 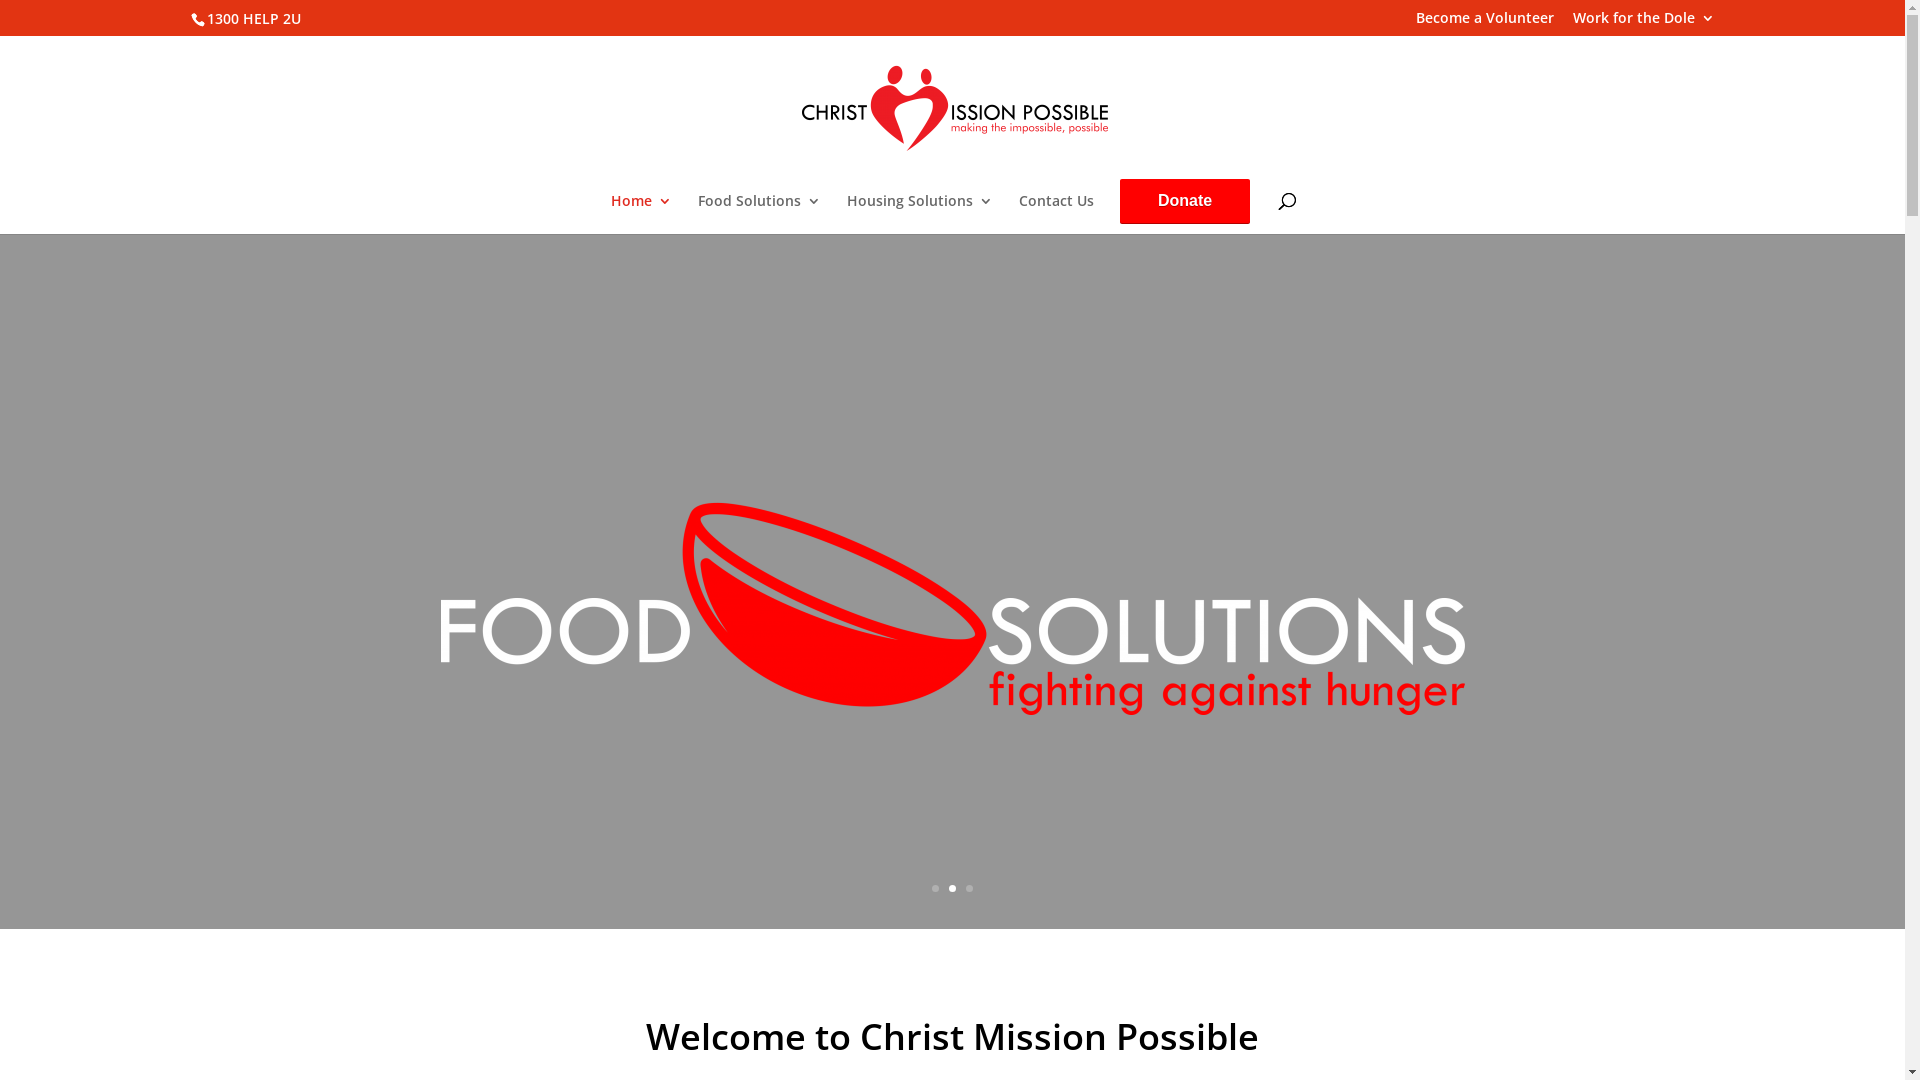 I want to click on 'Donate', so click(x=1185, y=200).